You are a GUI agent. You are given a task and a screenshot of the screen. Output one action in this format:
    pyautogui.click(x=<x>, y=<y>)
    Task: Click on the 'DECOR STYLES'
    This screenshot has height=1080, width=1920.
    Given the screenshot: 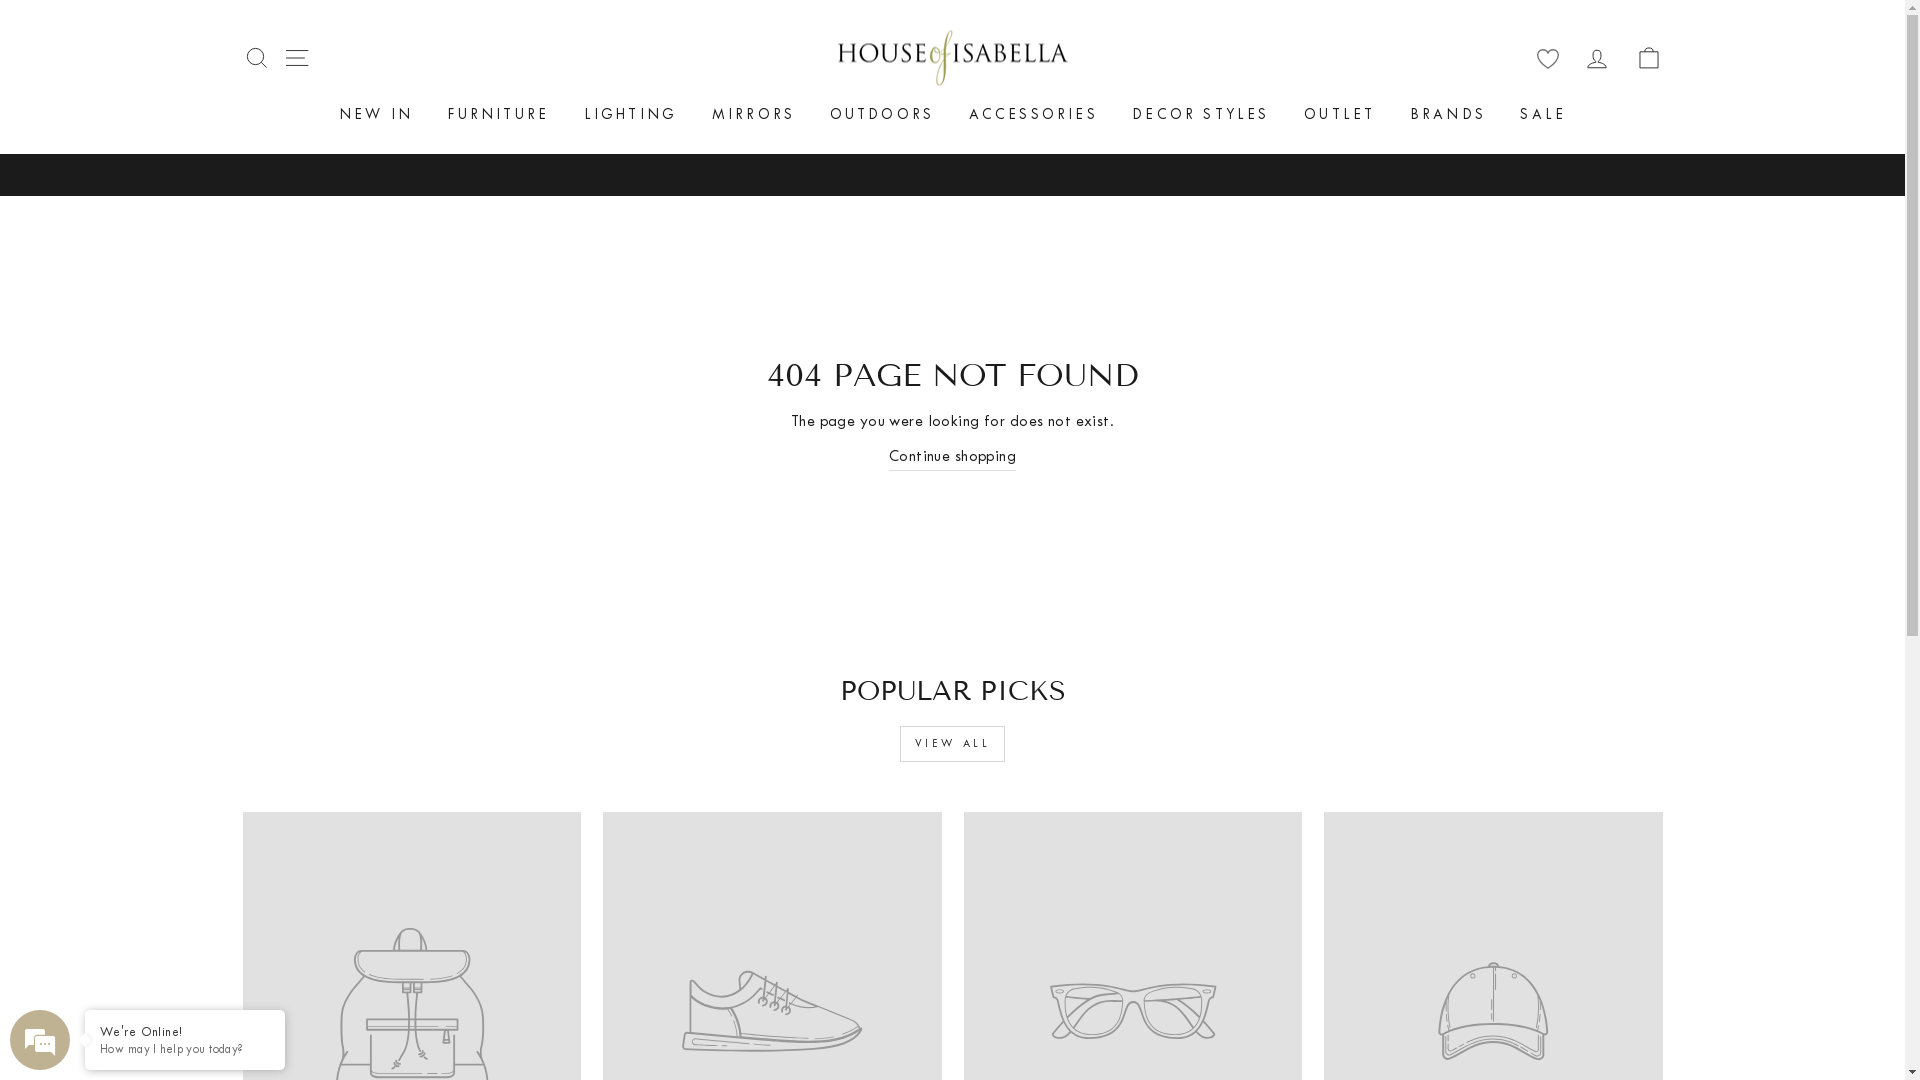 What is the action you would take?
    pyautogui.click(x=1200, y=114)
    